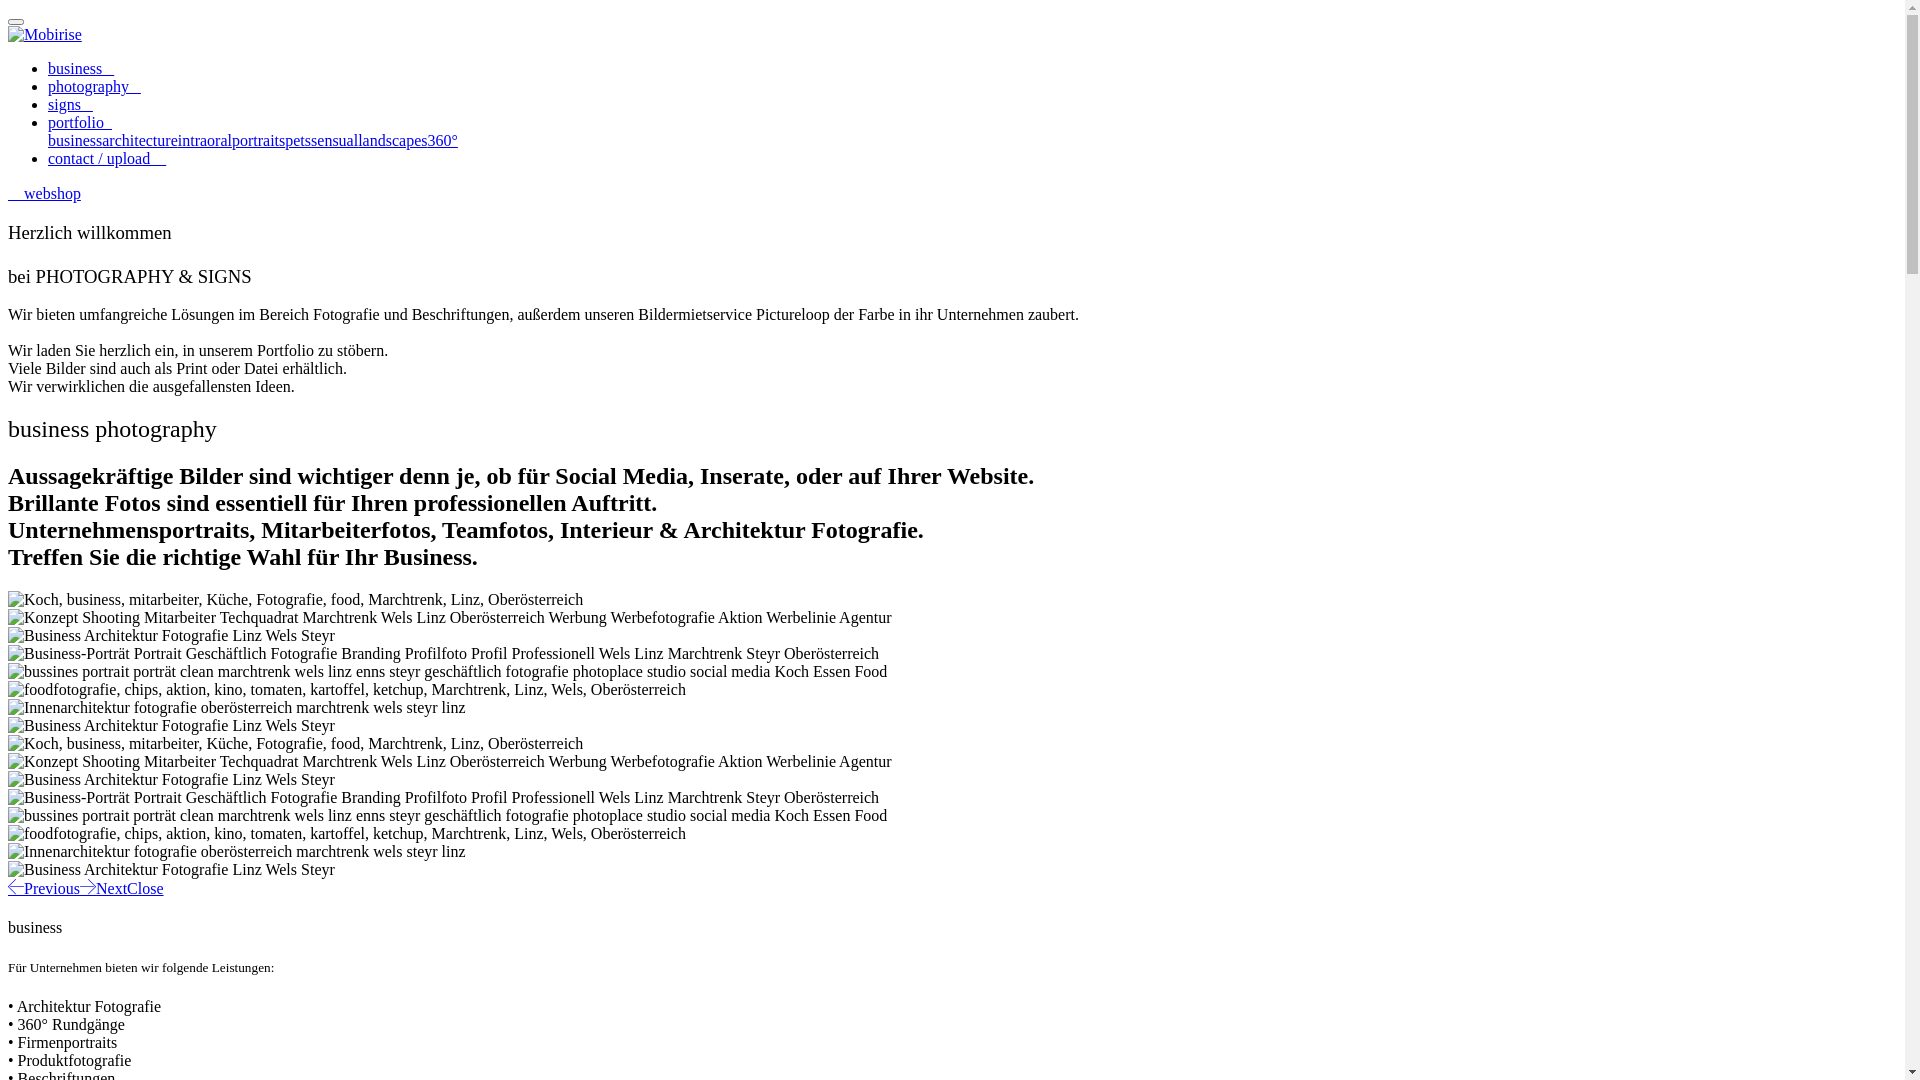 Image resolution: width=1920 pixels, height=1080 pixels. Describe the element at coordinates (236, 852) in the screenshot. I see `'Food Fotografie'` at that location.